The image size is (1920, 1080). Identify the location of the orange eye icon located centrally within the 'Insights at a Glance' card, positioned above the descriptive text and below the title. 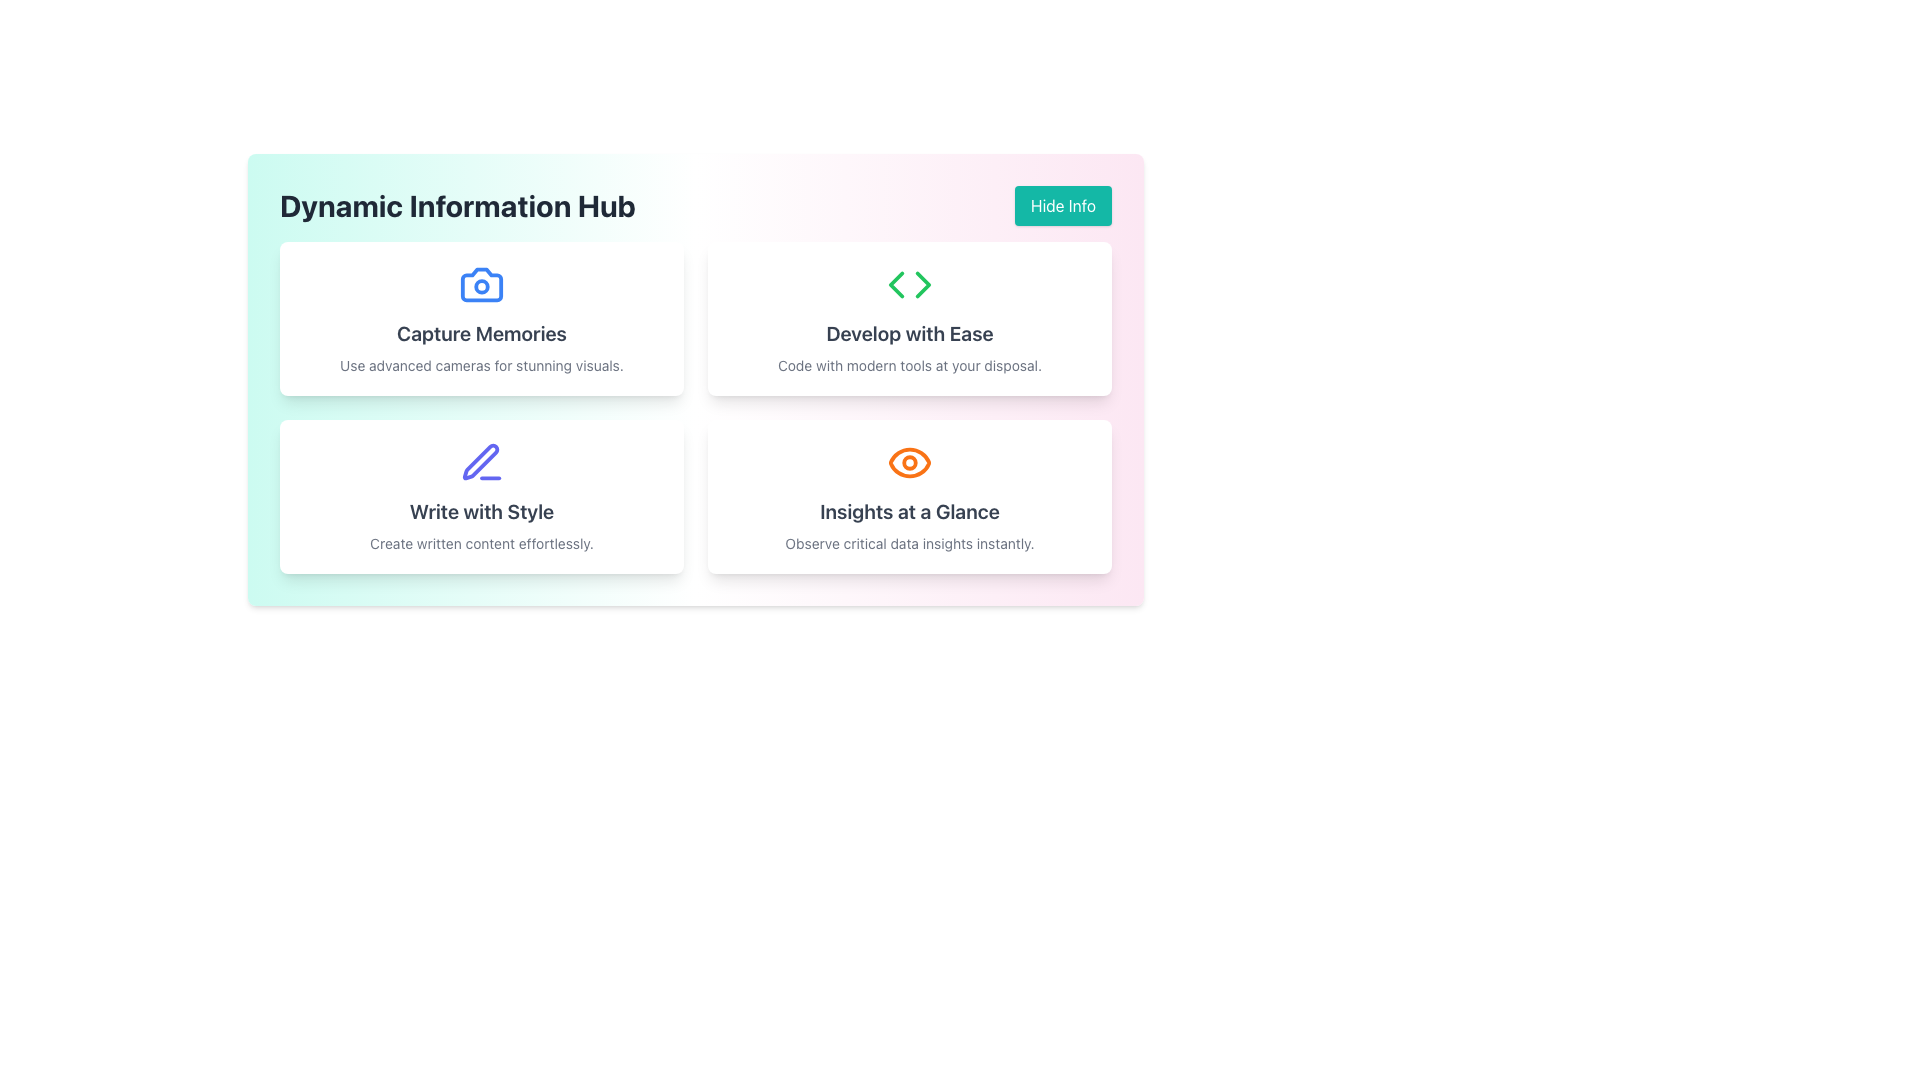
(909, 462).